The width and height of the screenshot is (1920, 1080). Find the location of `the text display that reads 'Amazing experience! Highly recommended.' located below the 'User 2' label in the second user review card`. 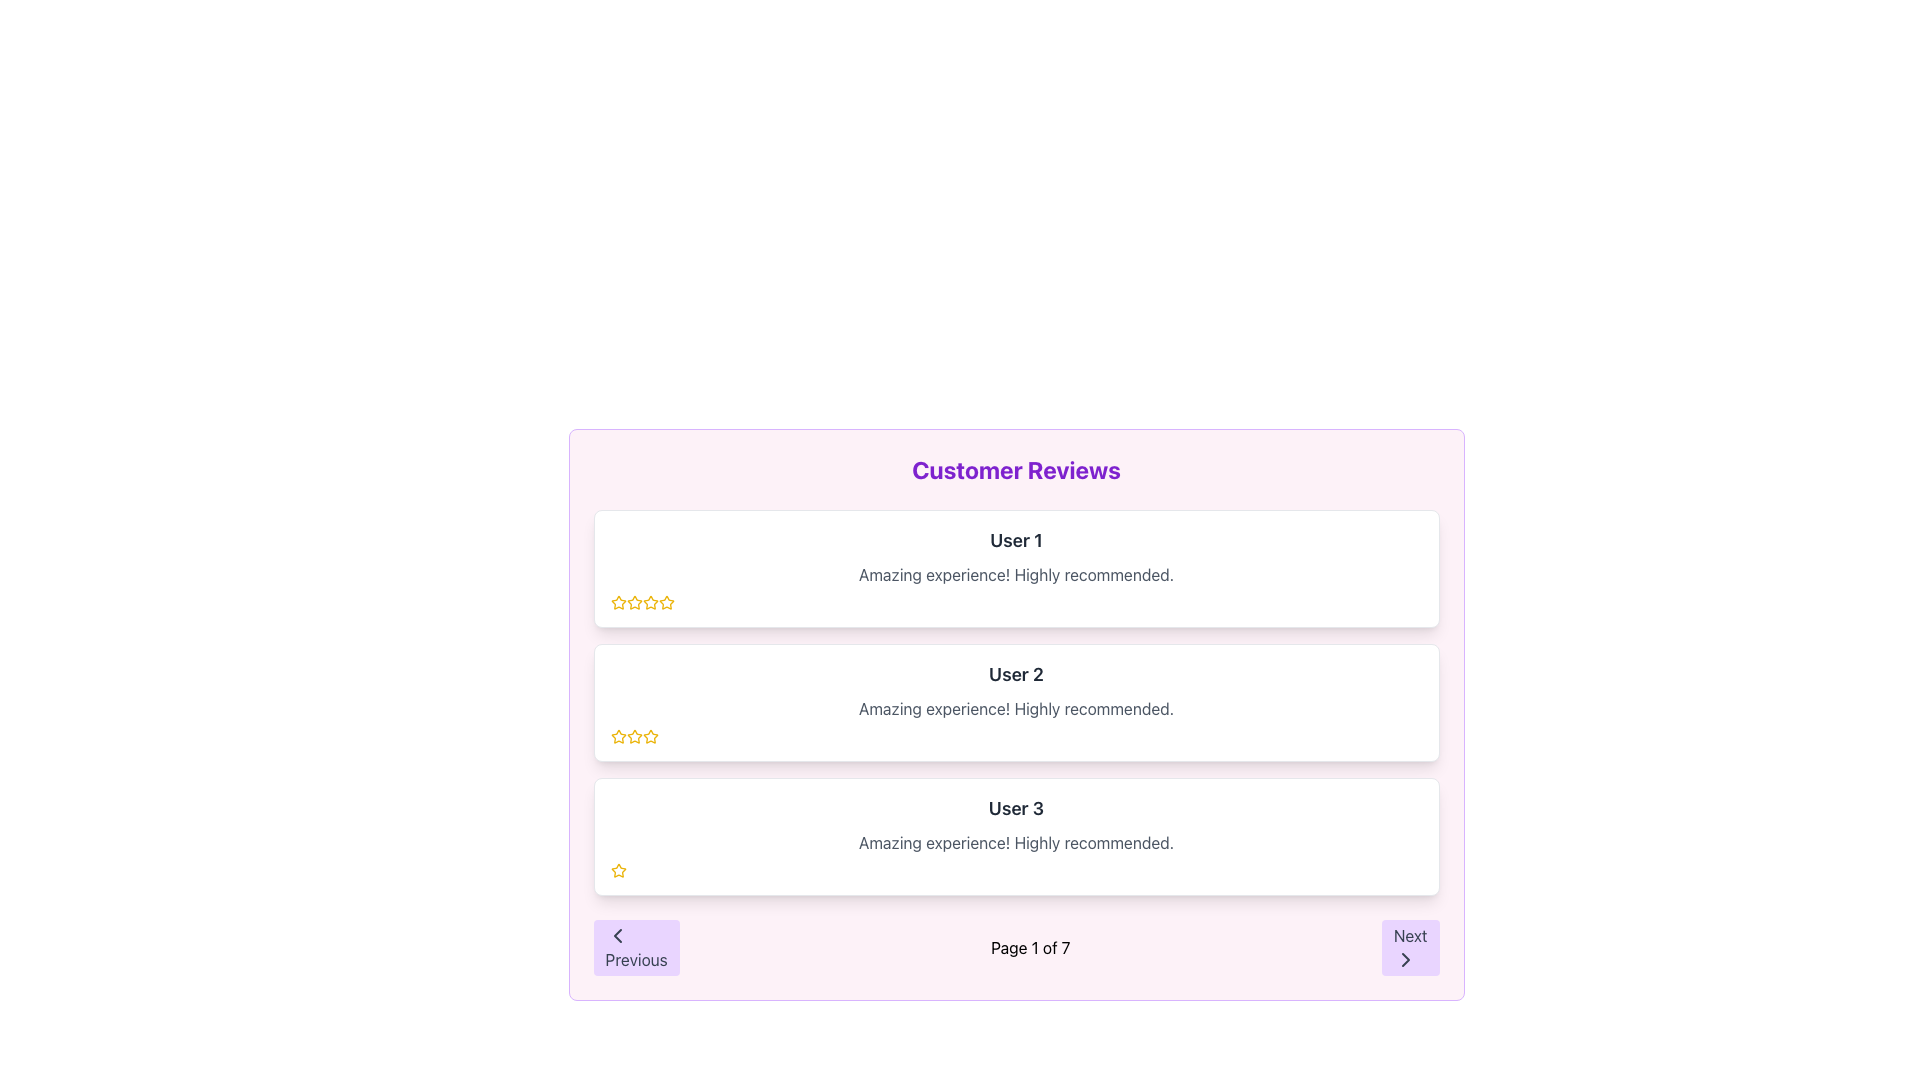

the text display that reads 'Amazing experience! Highly recommended.' located below the 'User 2' label in the second user review card is located at coordinates (1016, 708).